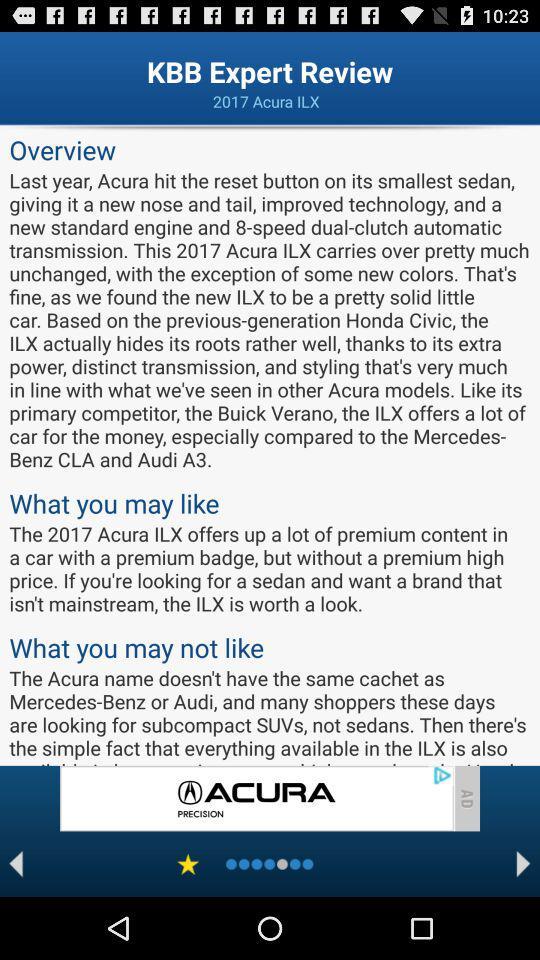  Describe the element at coordinates (256, 798) in the screenshot. I see `advertisement` at that location.